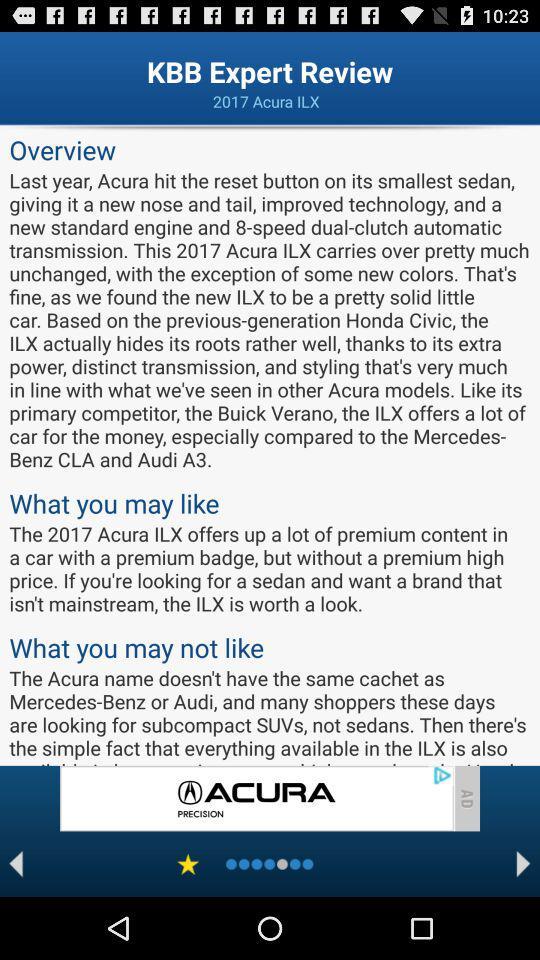  Describe the element at coordinates (256, 798) in the screenshot. I see `advertisement` at that location.